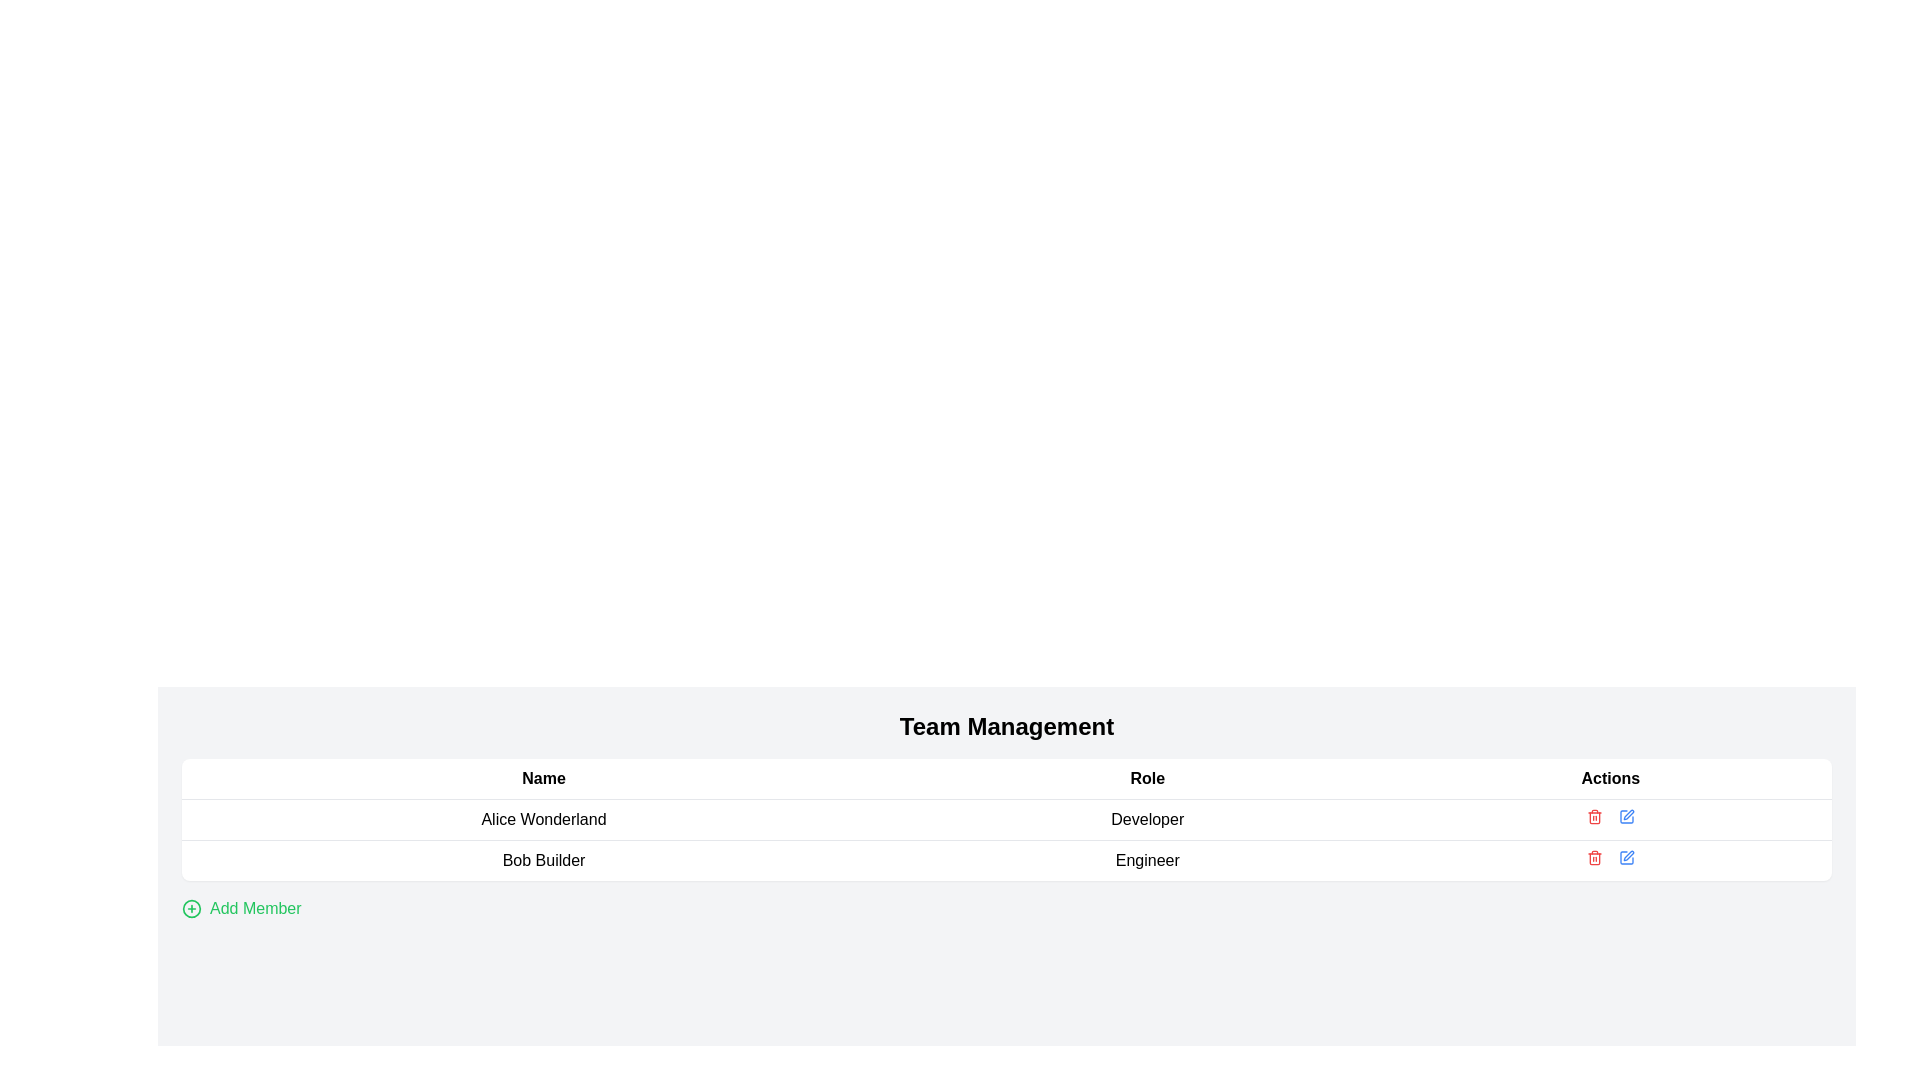  Describe the element at coordinates (1147, 859) in the screenshot. I see `the Static label displaying the text 'Engineer' located in the second row and second column of the table under the 'Role' header` at that location.